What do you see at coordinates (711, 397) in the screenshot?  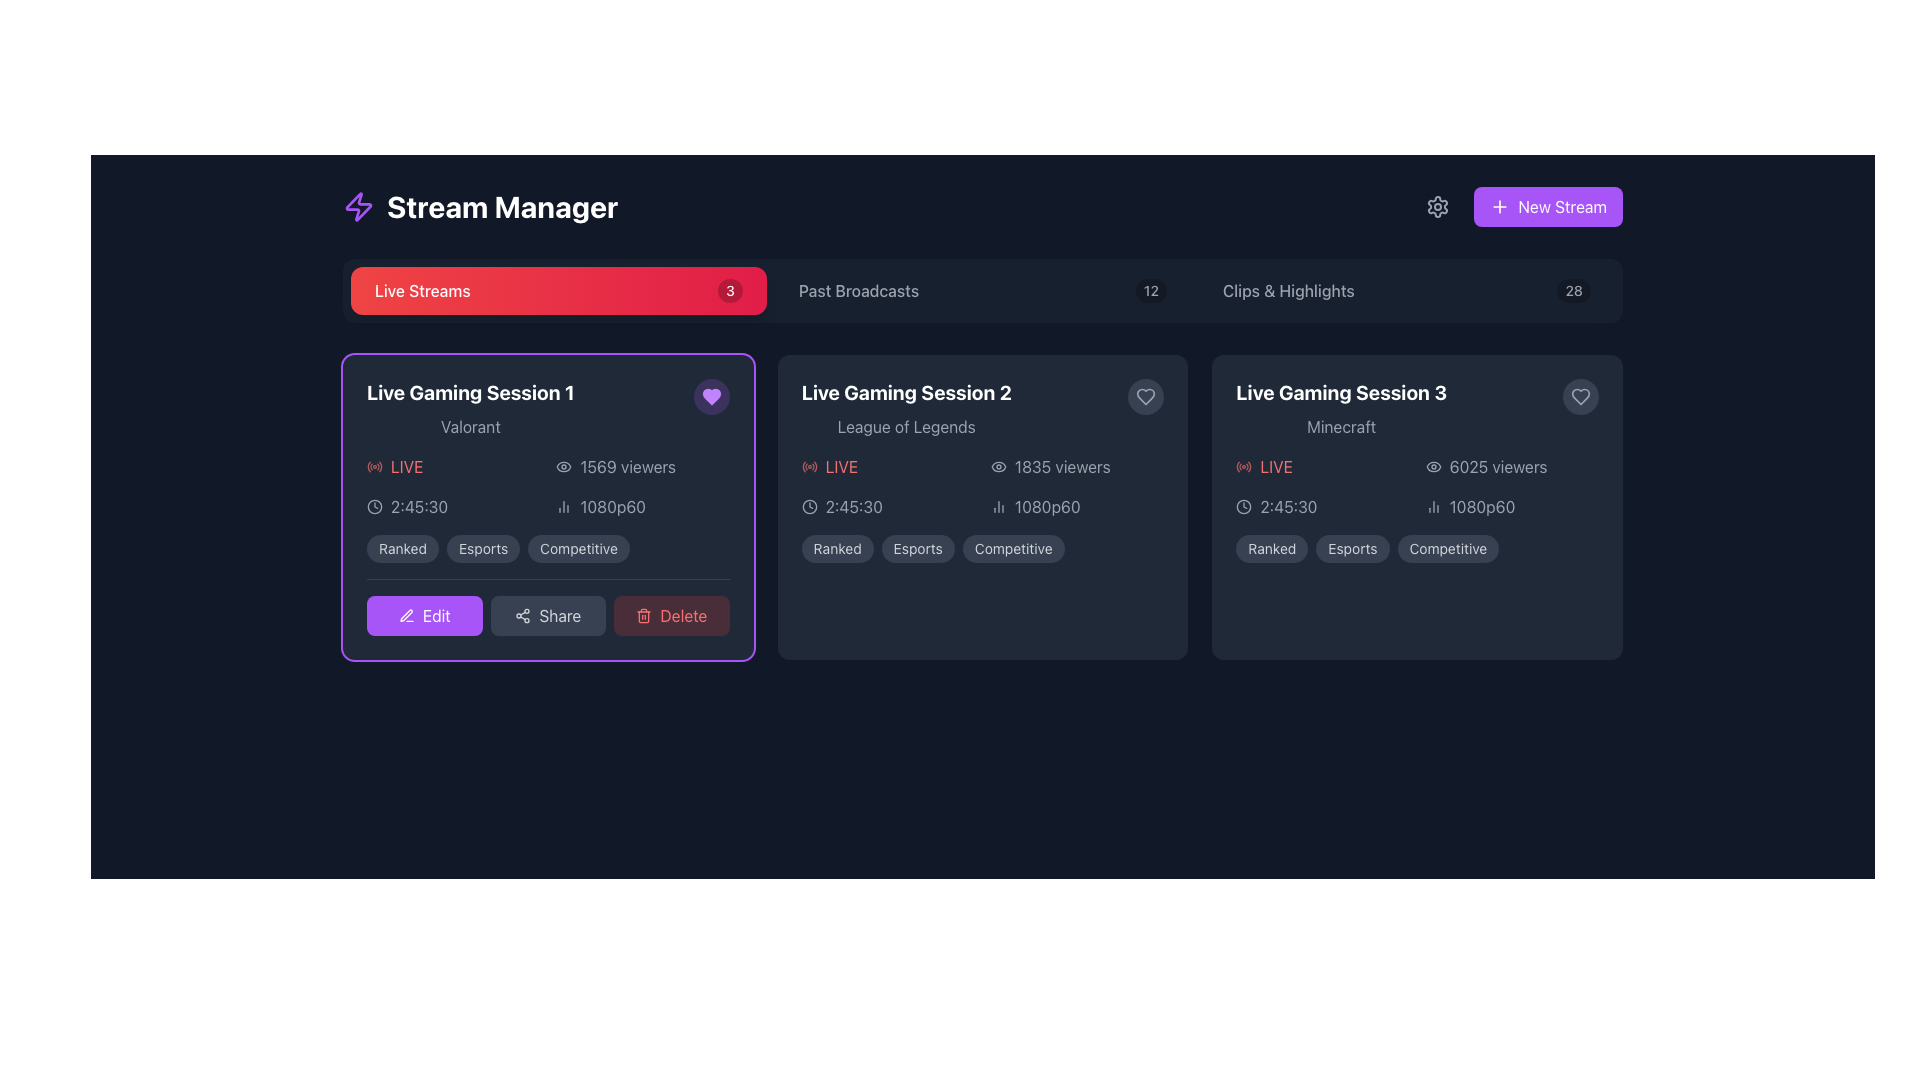 I see `the 'like' button located in the top-right corner of the 'Live Gaming Session 1' card` at bounding box center [711, 397].